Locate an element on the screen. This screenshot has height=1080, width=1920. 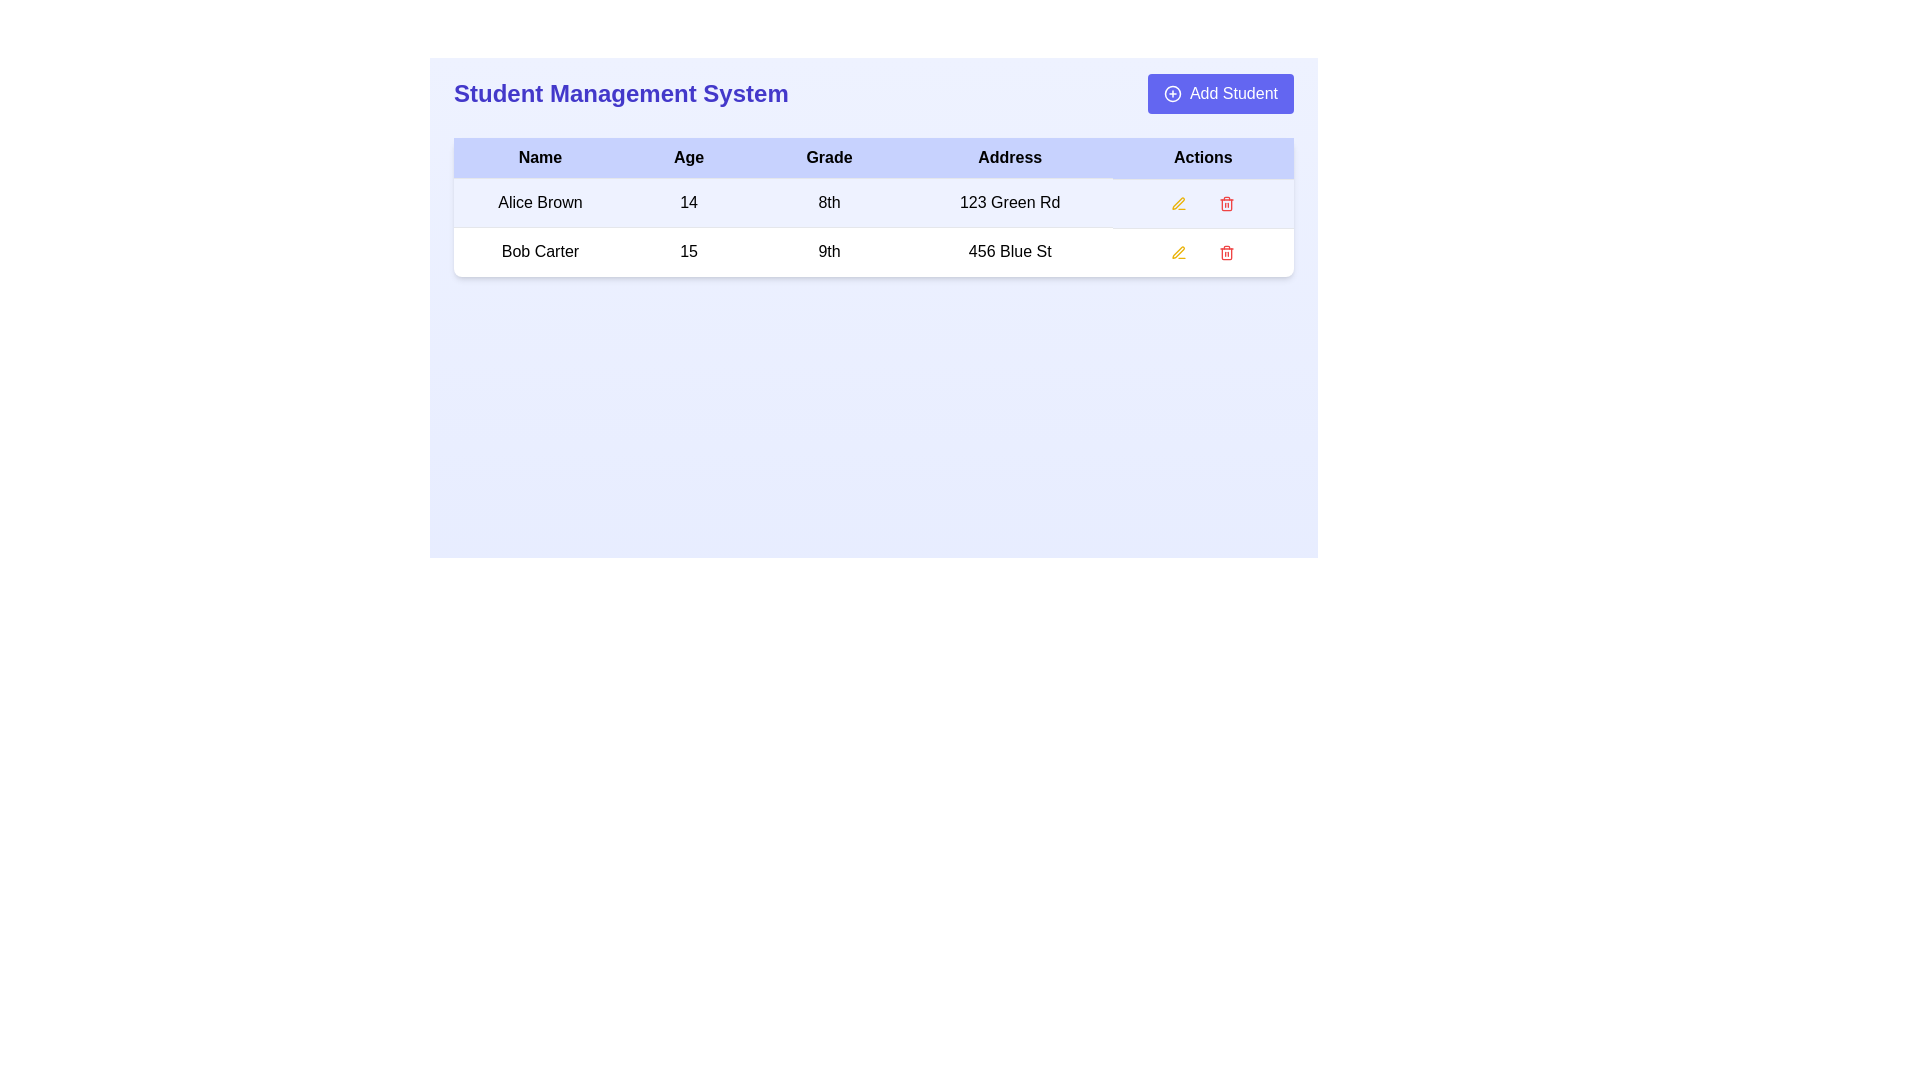
the Text element displaying '456 Blue St' located in the second row of the table under the 'Address' column is located at coordinates (1010, 250).